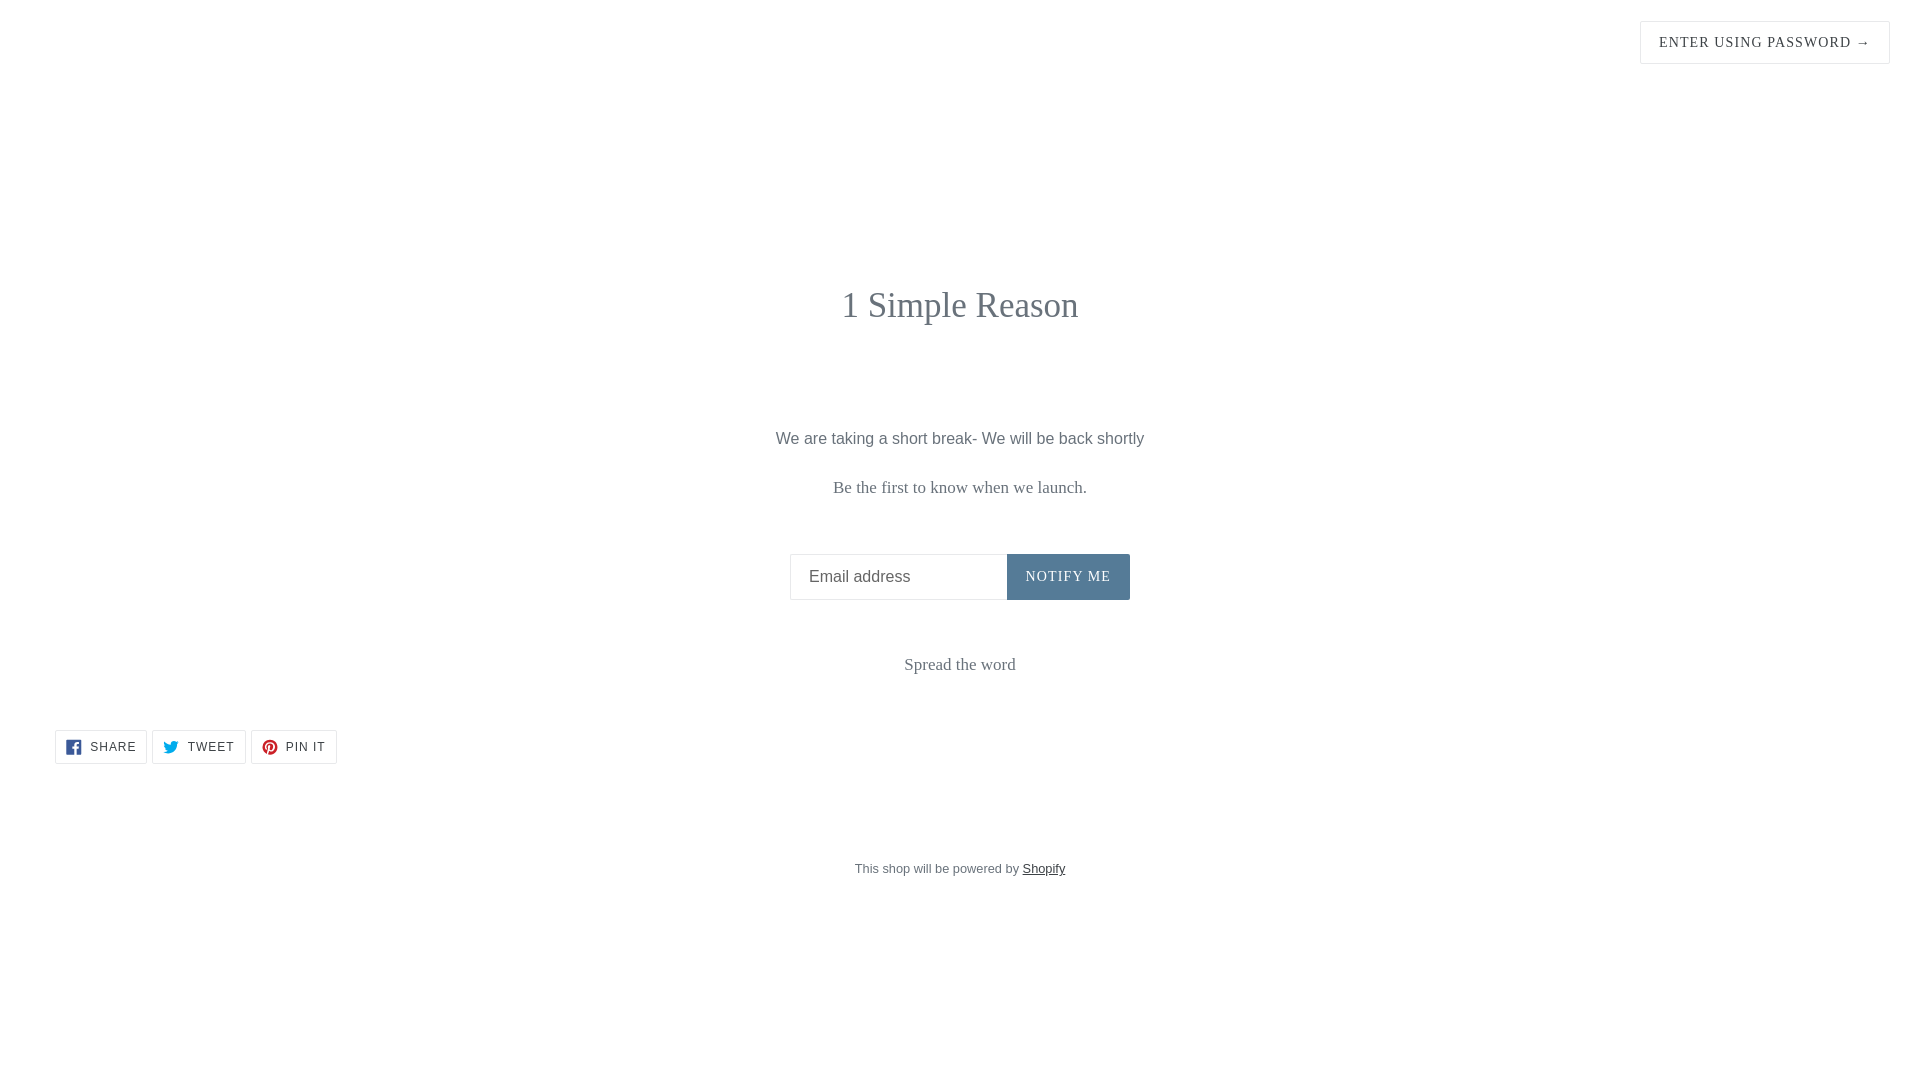  What do you see at coordinates (99, 747) in the screenshot?
I see `'SHARE` at bounding box center [99, 747].